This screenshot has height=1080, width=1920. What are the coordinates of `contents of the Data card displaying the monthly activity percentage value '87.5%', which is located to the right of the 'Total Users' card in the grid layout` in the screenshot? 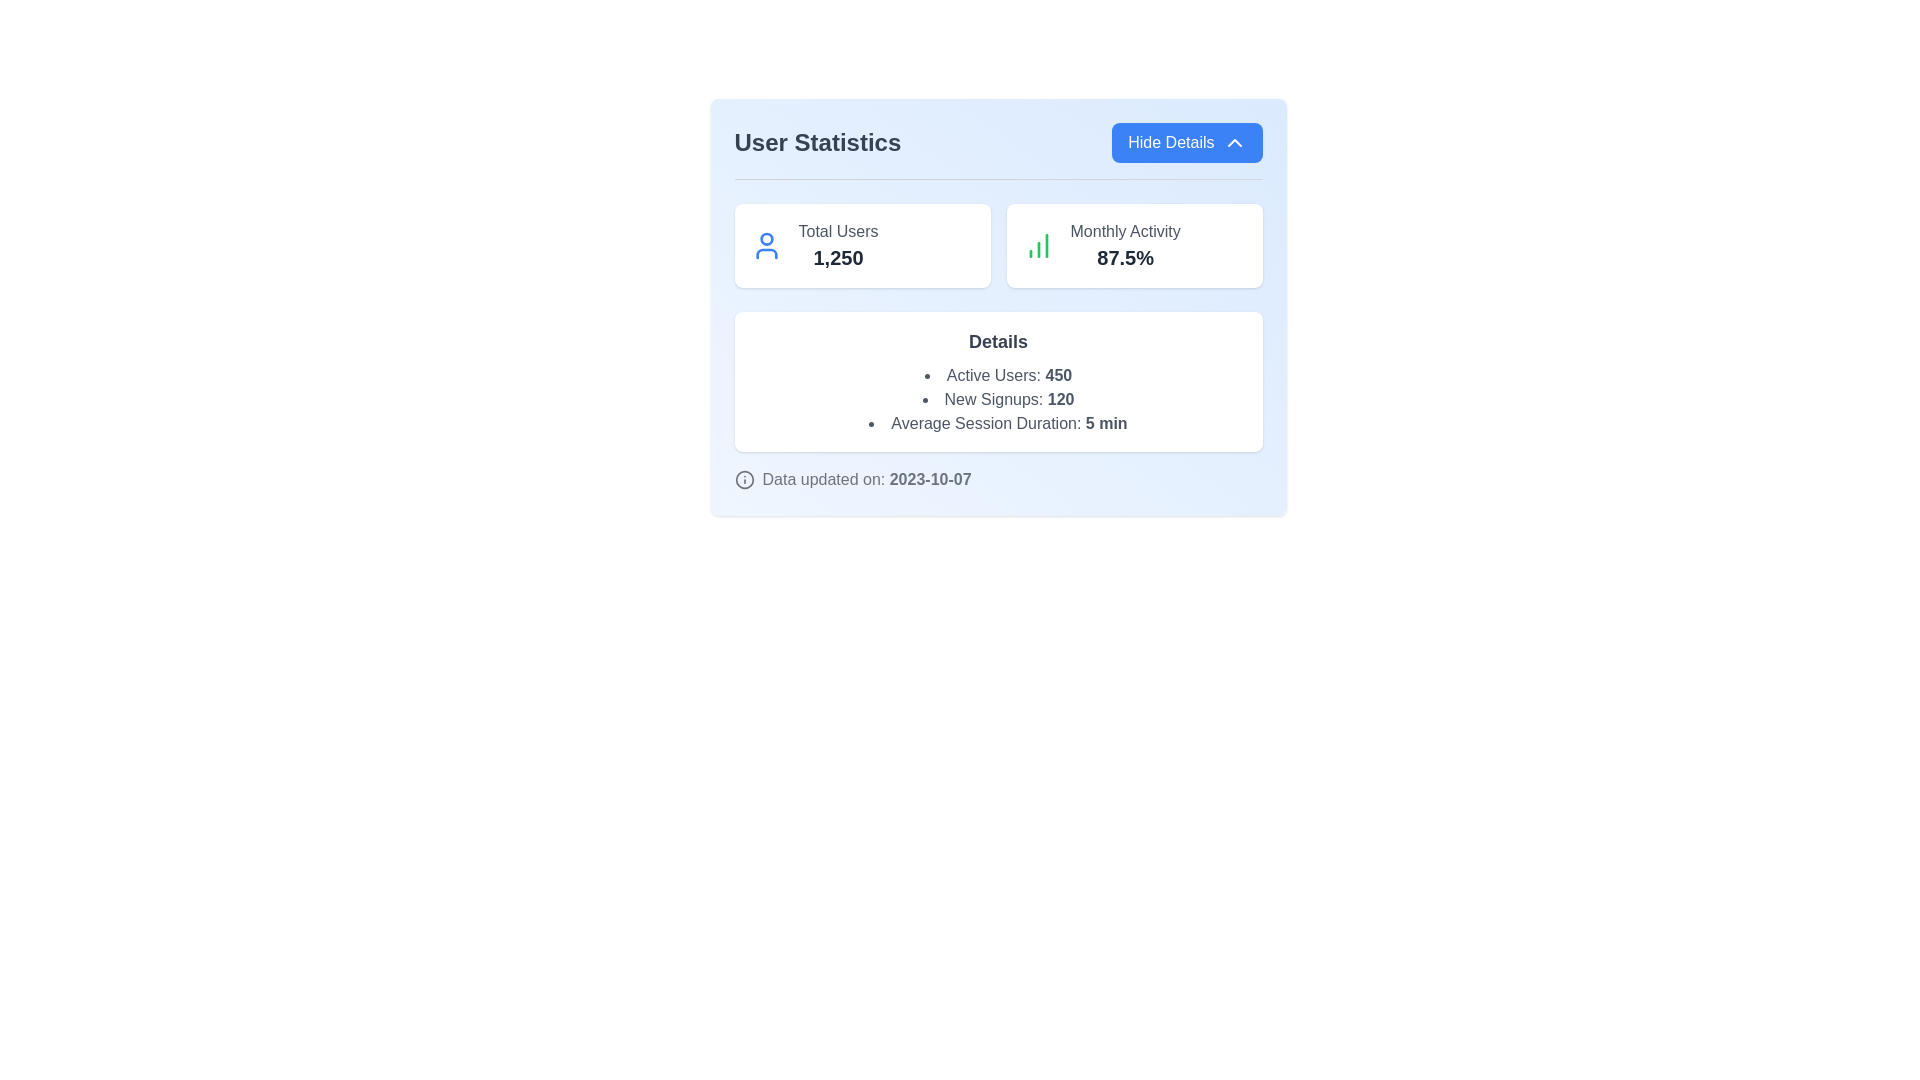 It's located at (1134, 245).